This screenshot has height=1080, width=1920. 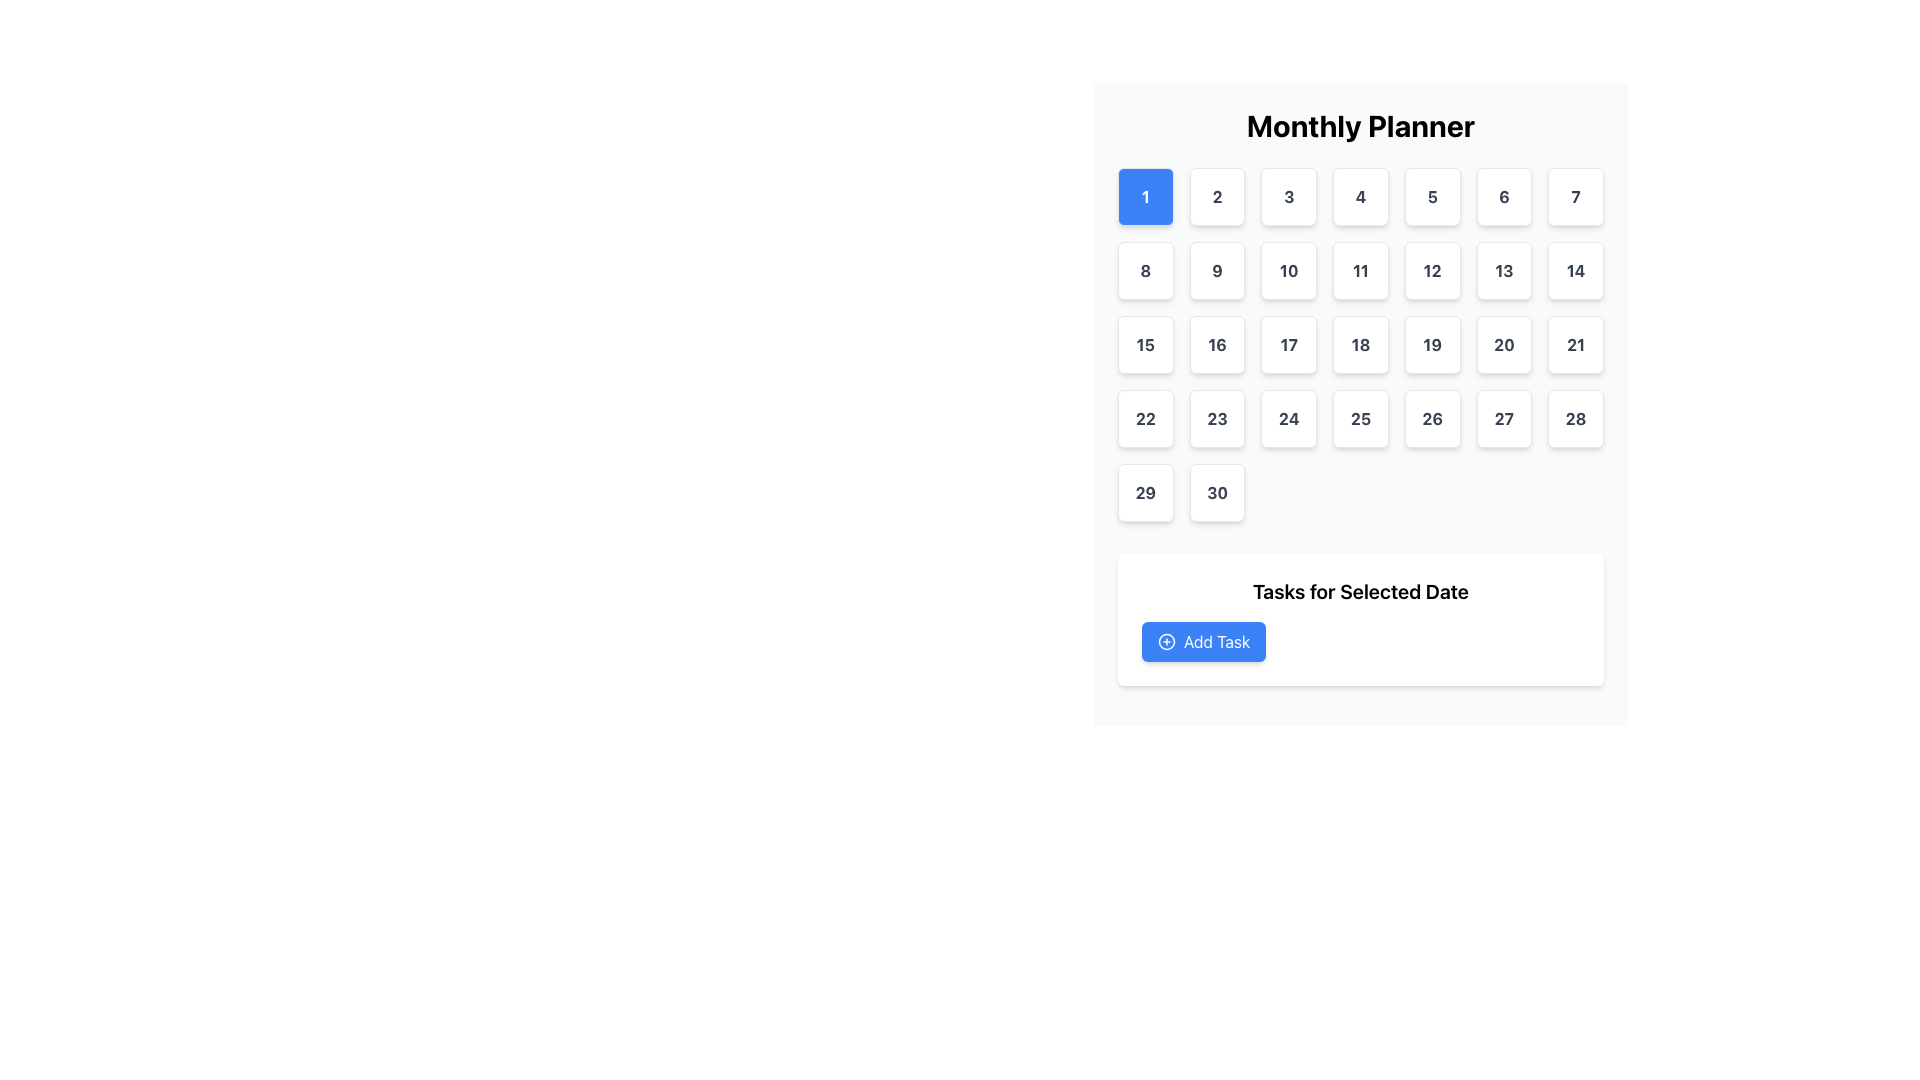 What do you see at coordinates (1145, 493) in the screenshot?
I see `the square-shaped button displaying the number '29', which has a white background and gray text, located in the 5th row and 1st column of the grid layout below the 'Monthly Planner' heading` at bounding box center [1145, 493].